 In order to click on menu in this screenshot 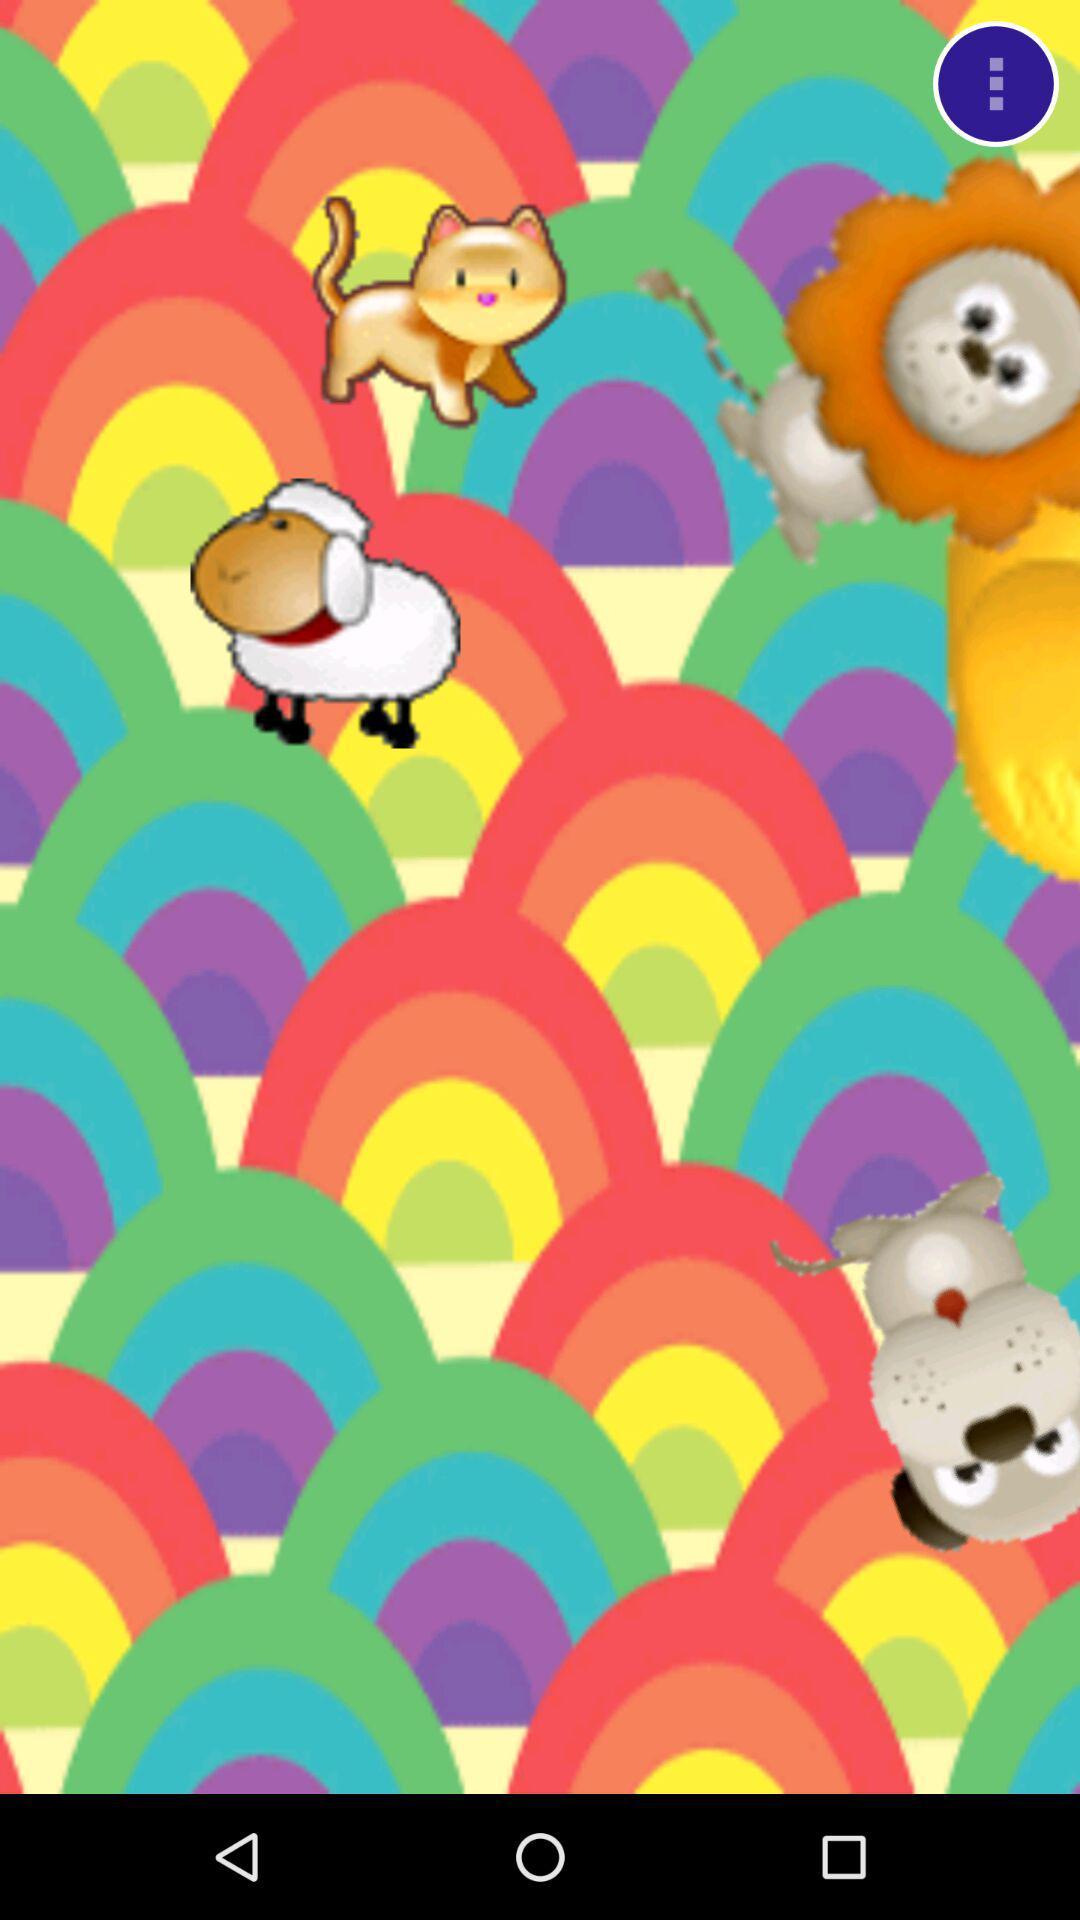, I will do `click(995, 83)`.